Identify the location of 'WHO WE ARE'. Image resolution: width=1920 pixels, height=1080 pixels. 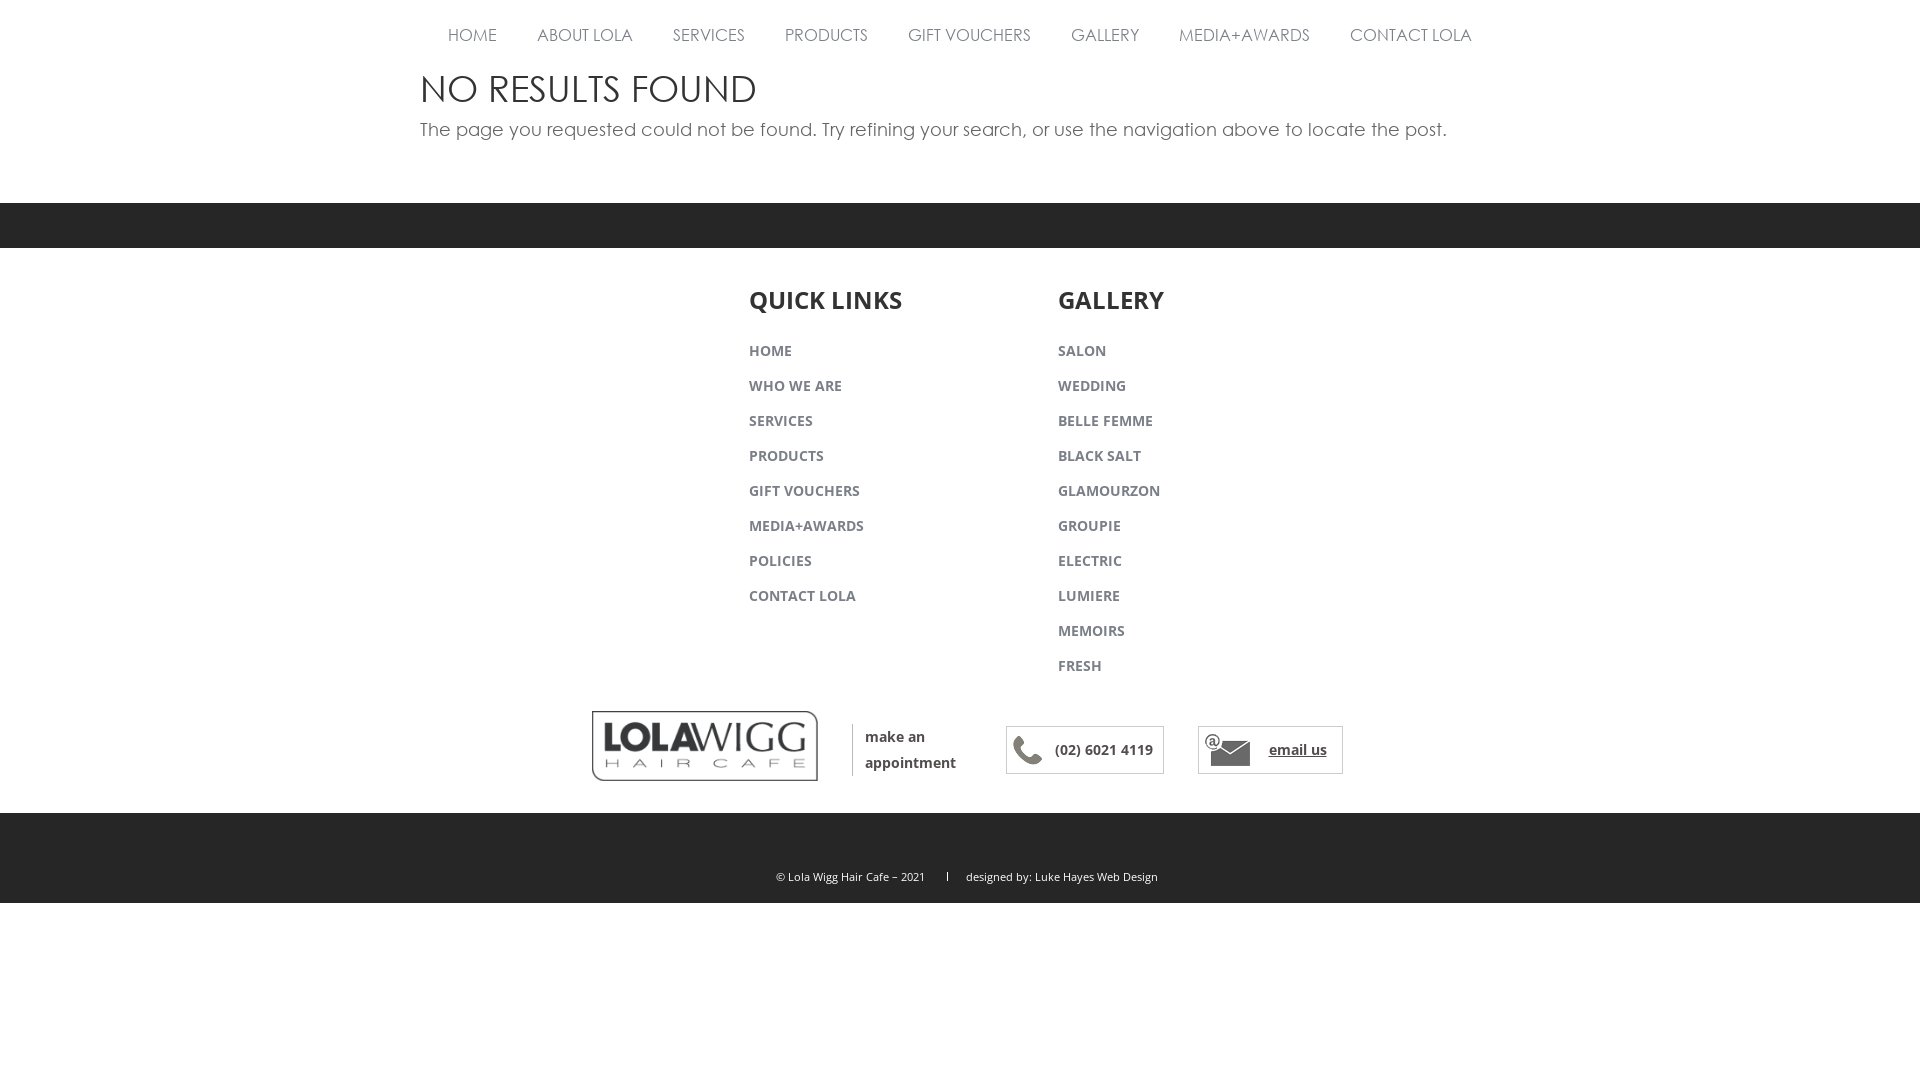
(747, 387).